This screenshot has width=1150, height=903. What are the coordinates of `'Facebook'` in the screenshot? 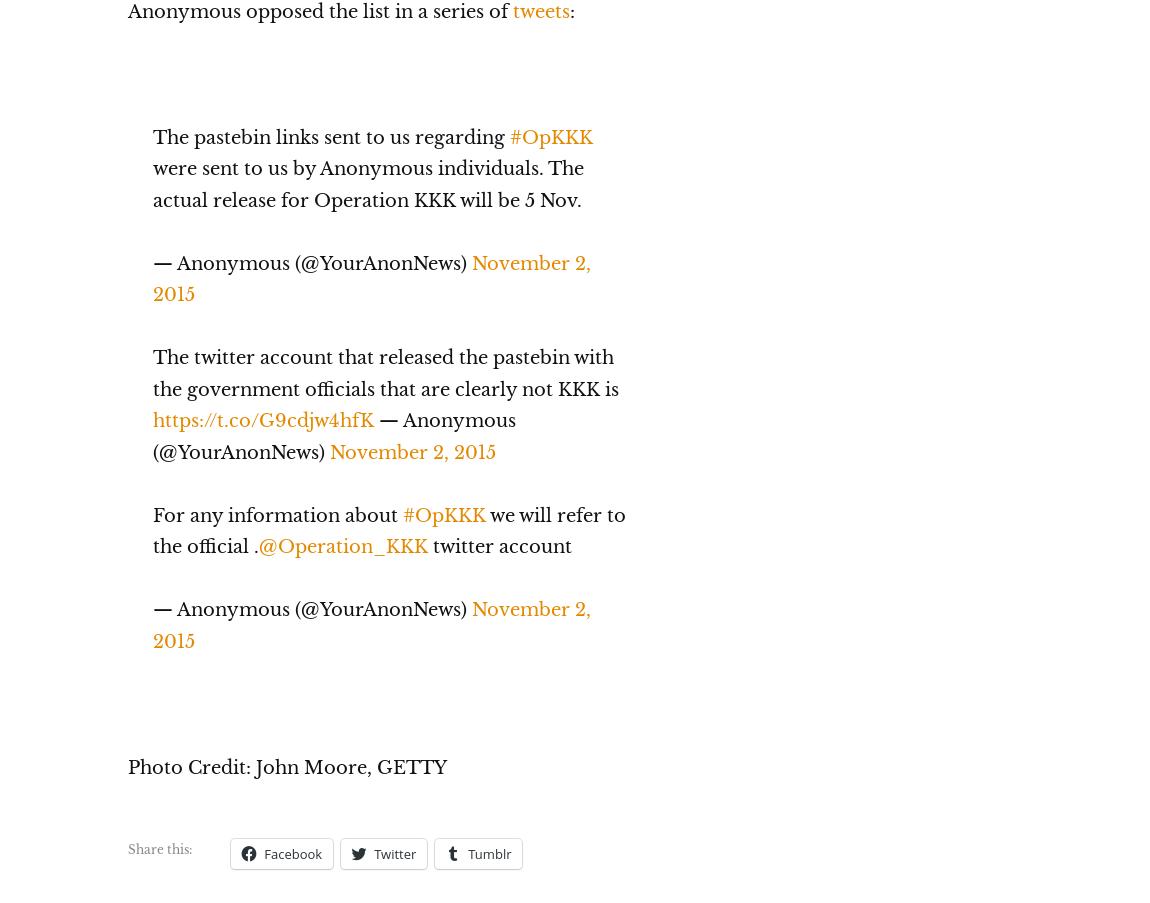 It's located at (293, 852).